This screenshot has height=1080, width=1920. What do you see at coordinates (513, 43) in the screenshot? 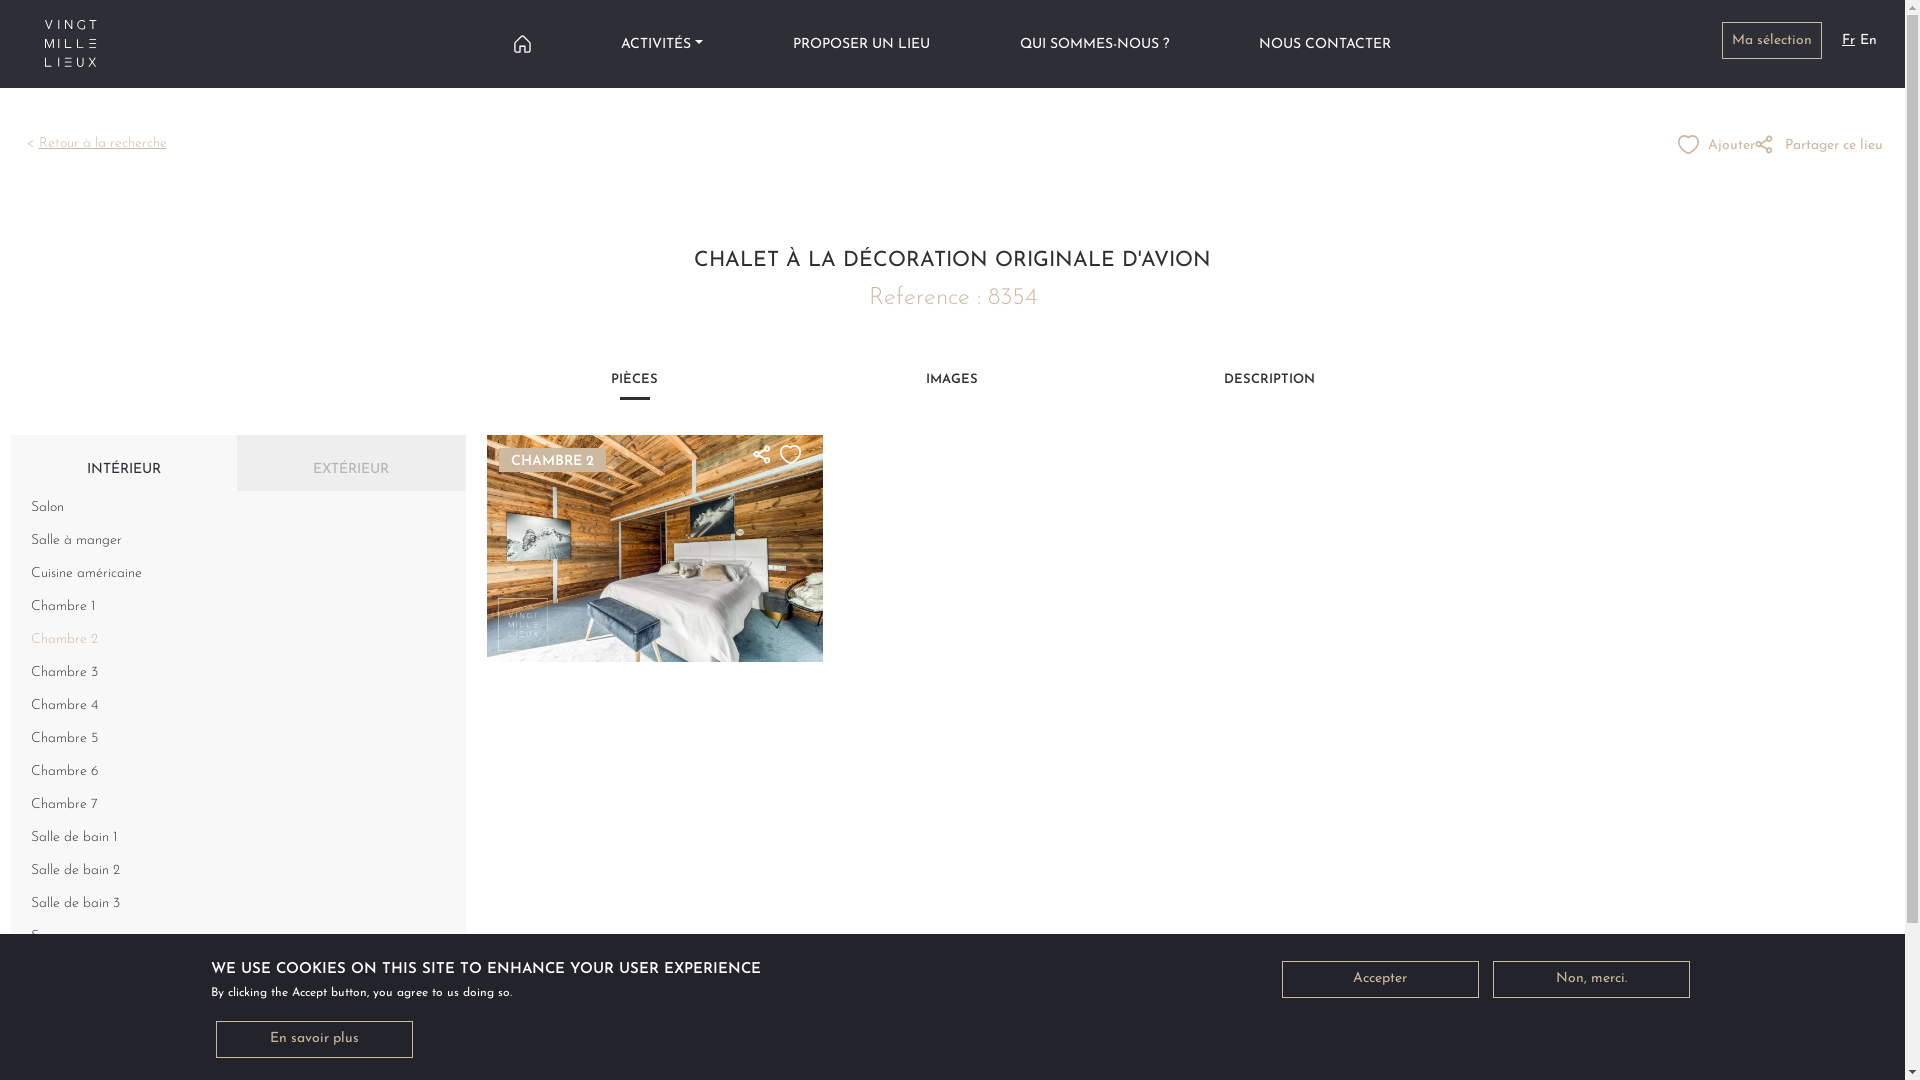
I see `'ACCUEIL'` at bounding box center [513, 43].